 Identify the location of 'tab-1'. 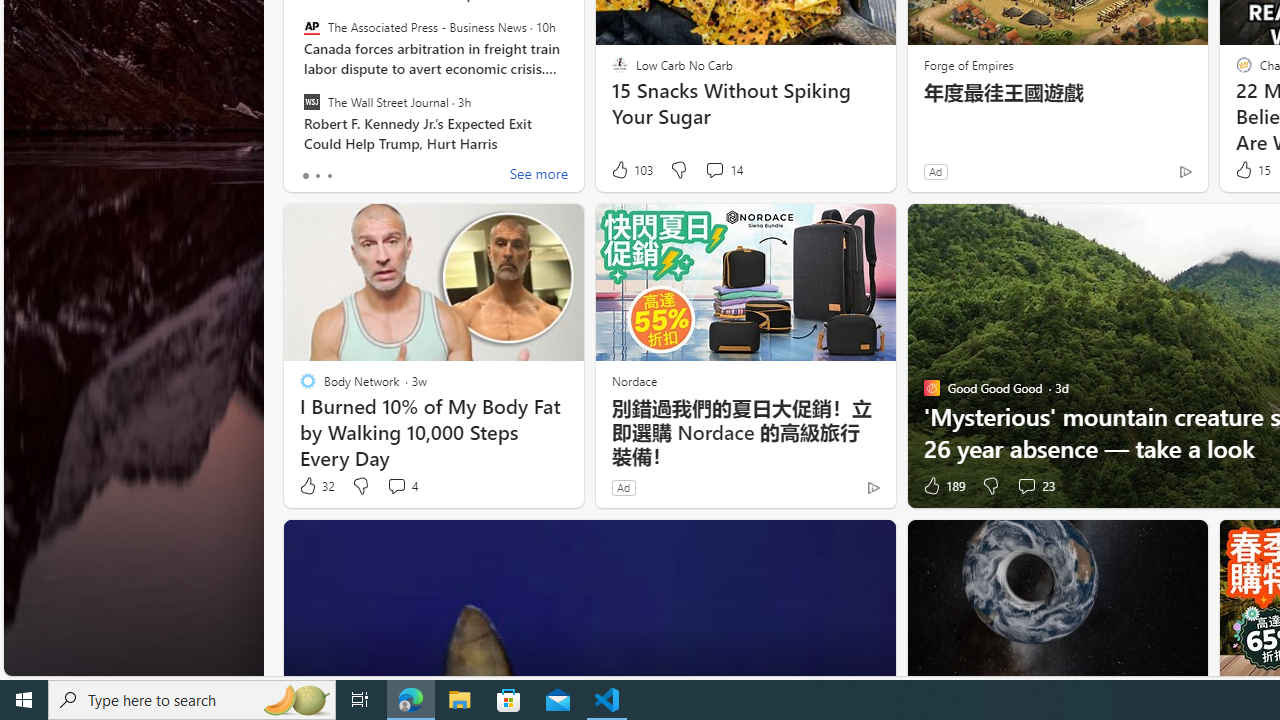
(316, 175).